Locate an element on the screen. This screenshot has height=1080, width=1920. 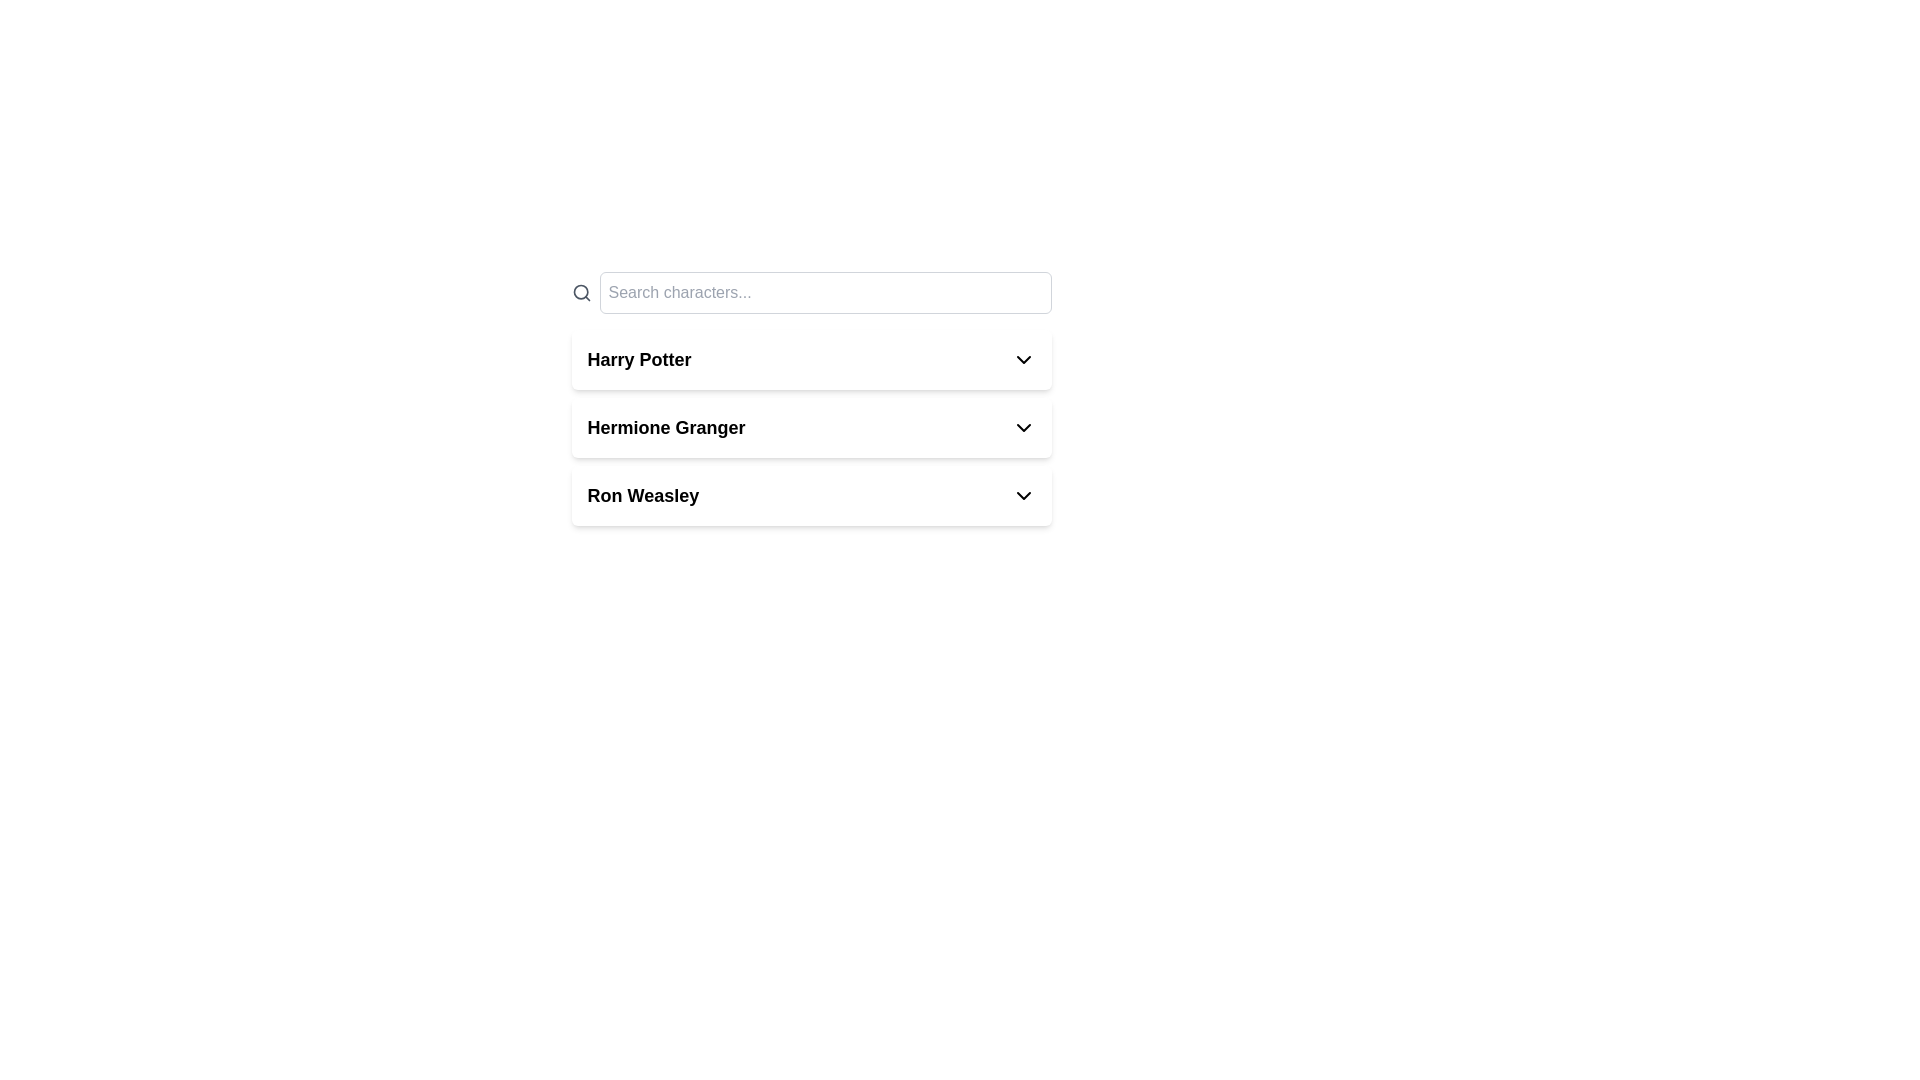
the dropdown icon located to the right of the 'Harry Potter' text is located at coordinates (1023, 358).